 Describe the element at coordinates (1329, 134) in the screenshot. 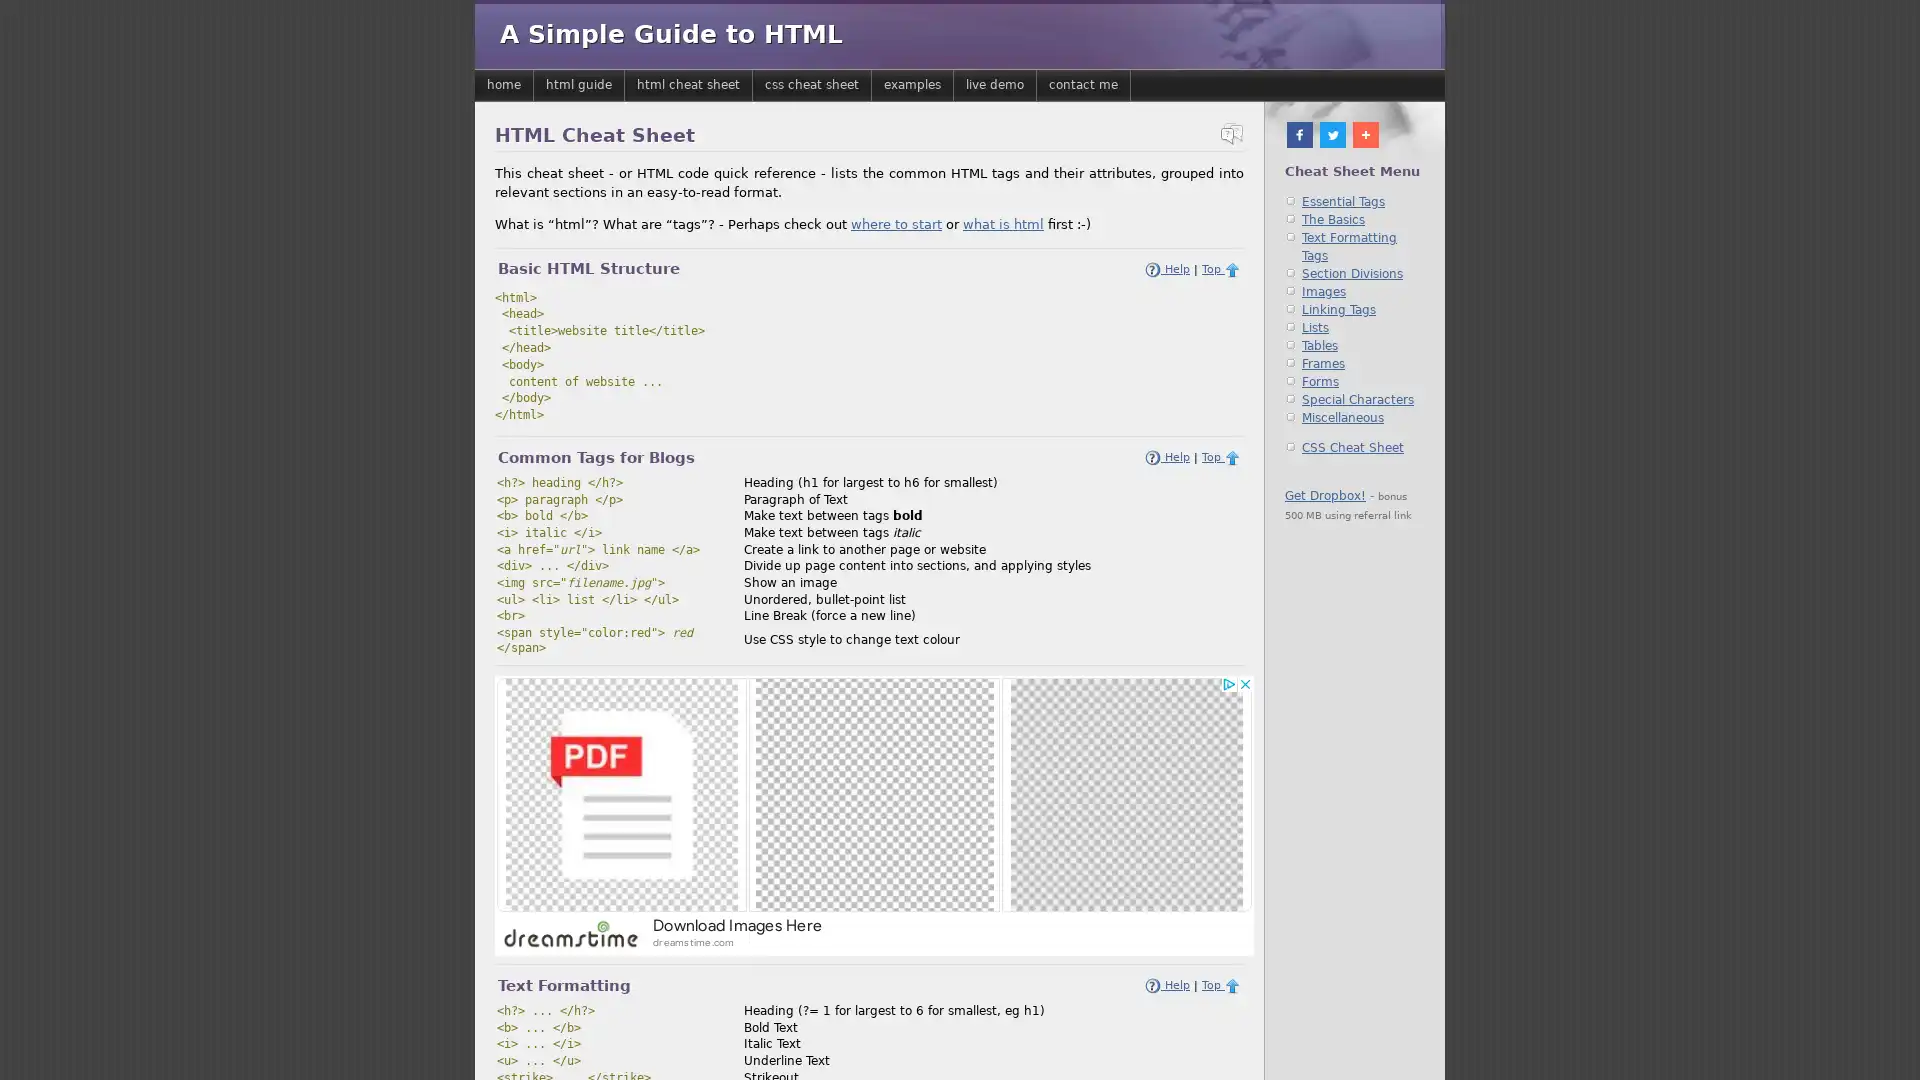

I see `Share to Twitter` at that location.